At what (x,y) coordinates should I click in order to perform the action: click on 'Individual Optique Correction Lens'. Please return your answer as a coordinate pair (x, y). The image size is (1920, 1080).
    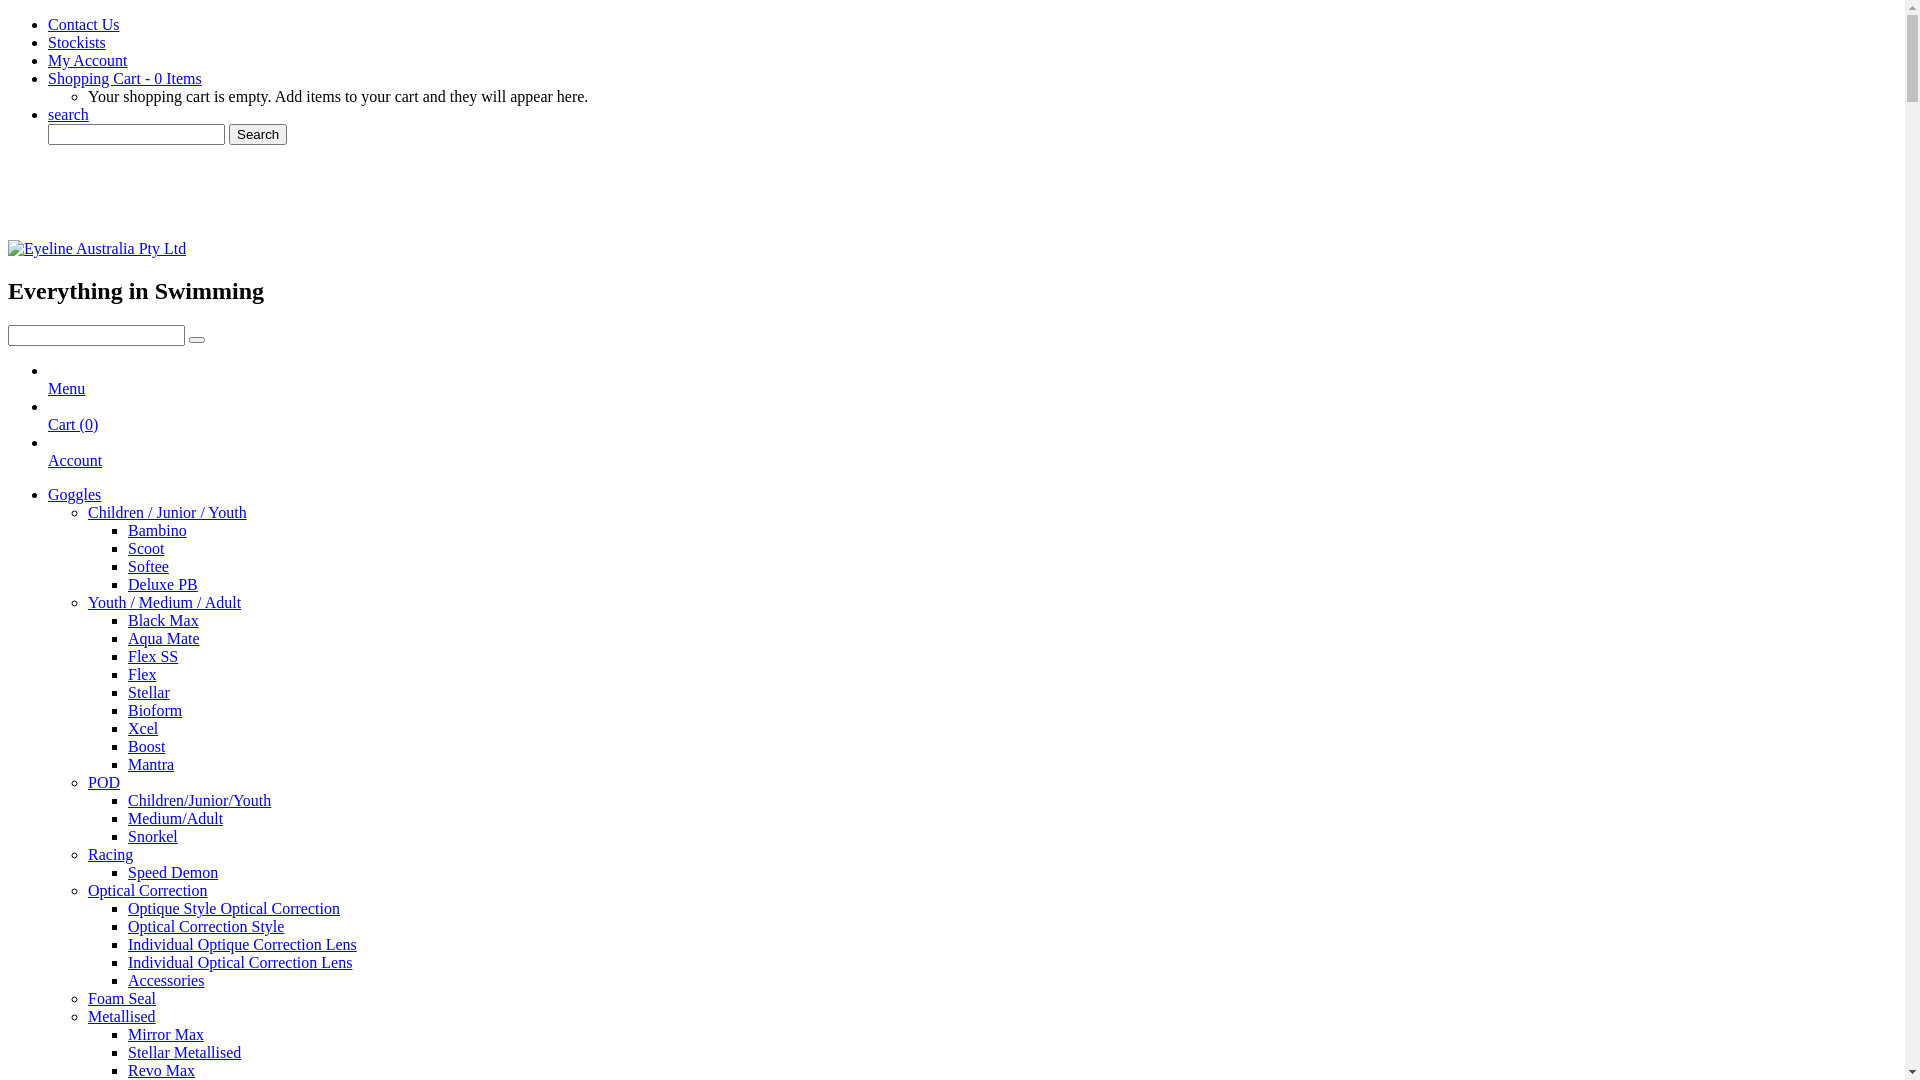
    Looking at the image, I should click on (241, 944).